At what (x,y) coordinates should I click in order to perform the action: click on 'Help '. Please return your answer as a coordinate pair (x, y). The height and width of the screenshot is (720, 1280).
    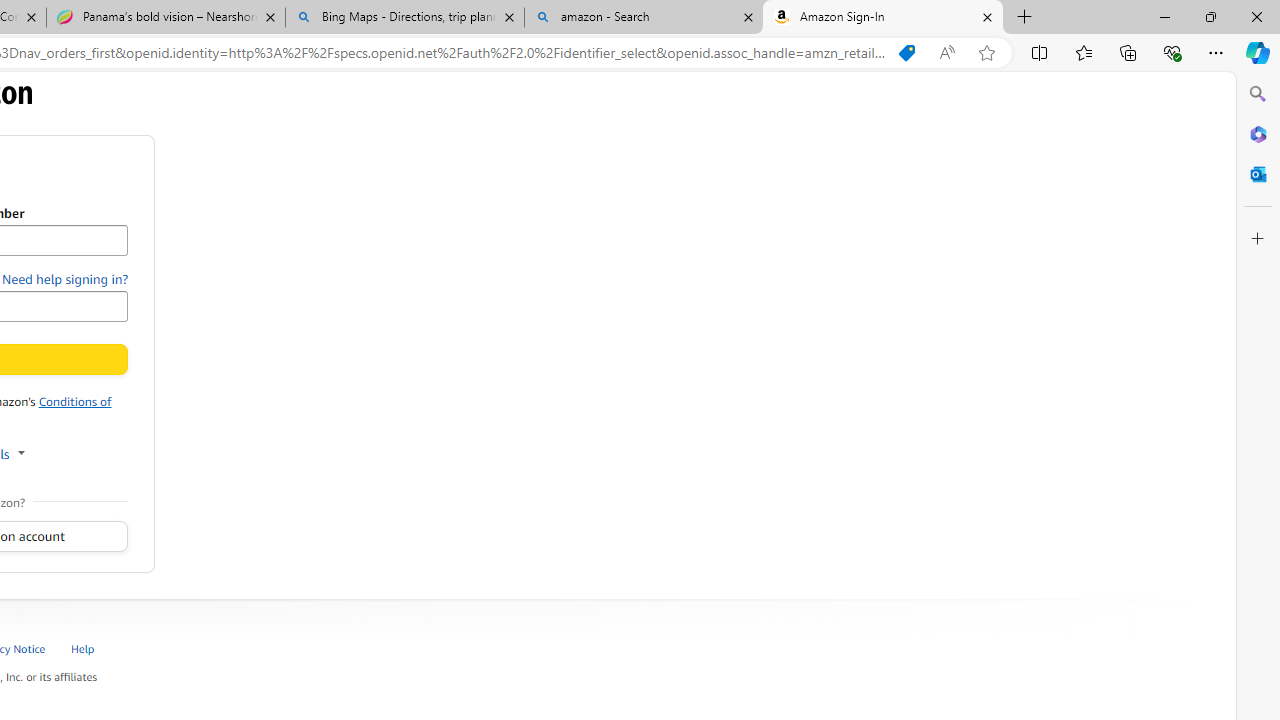
    Looking at the image, I should click on (83, 648).